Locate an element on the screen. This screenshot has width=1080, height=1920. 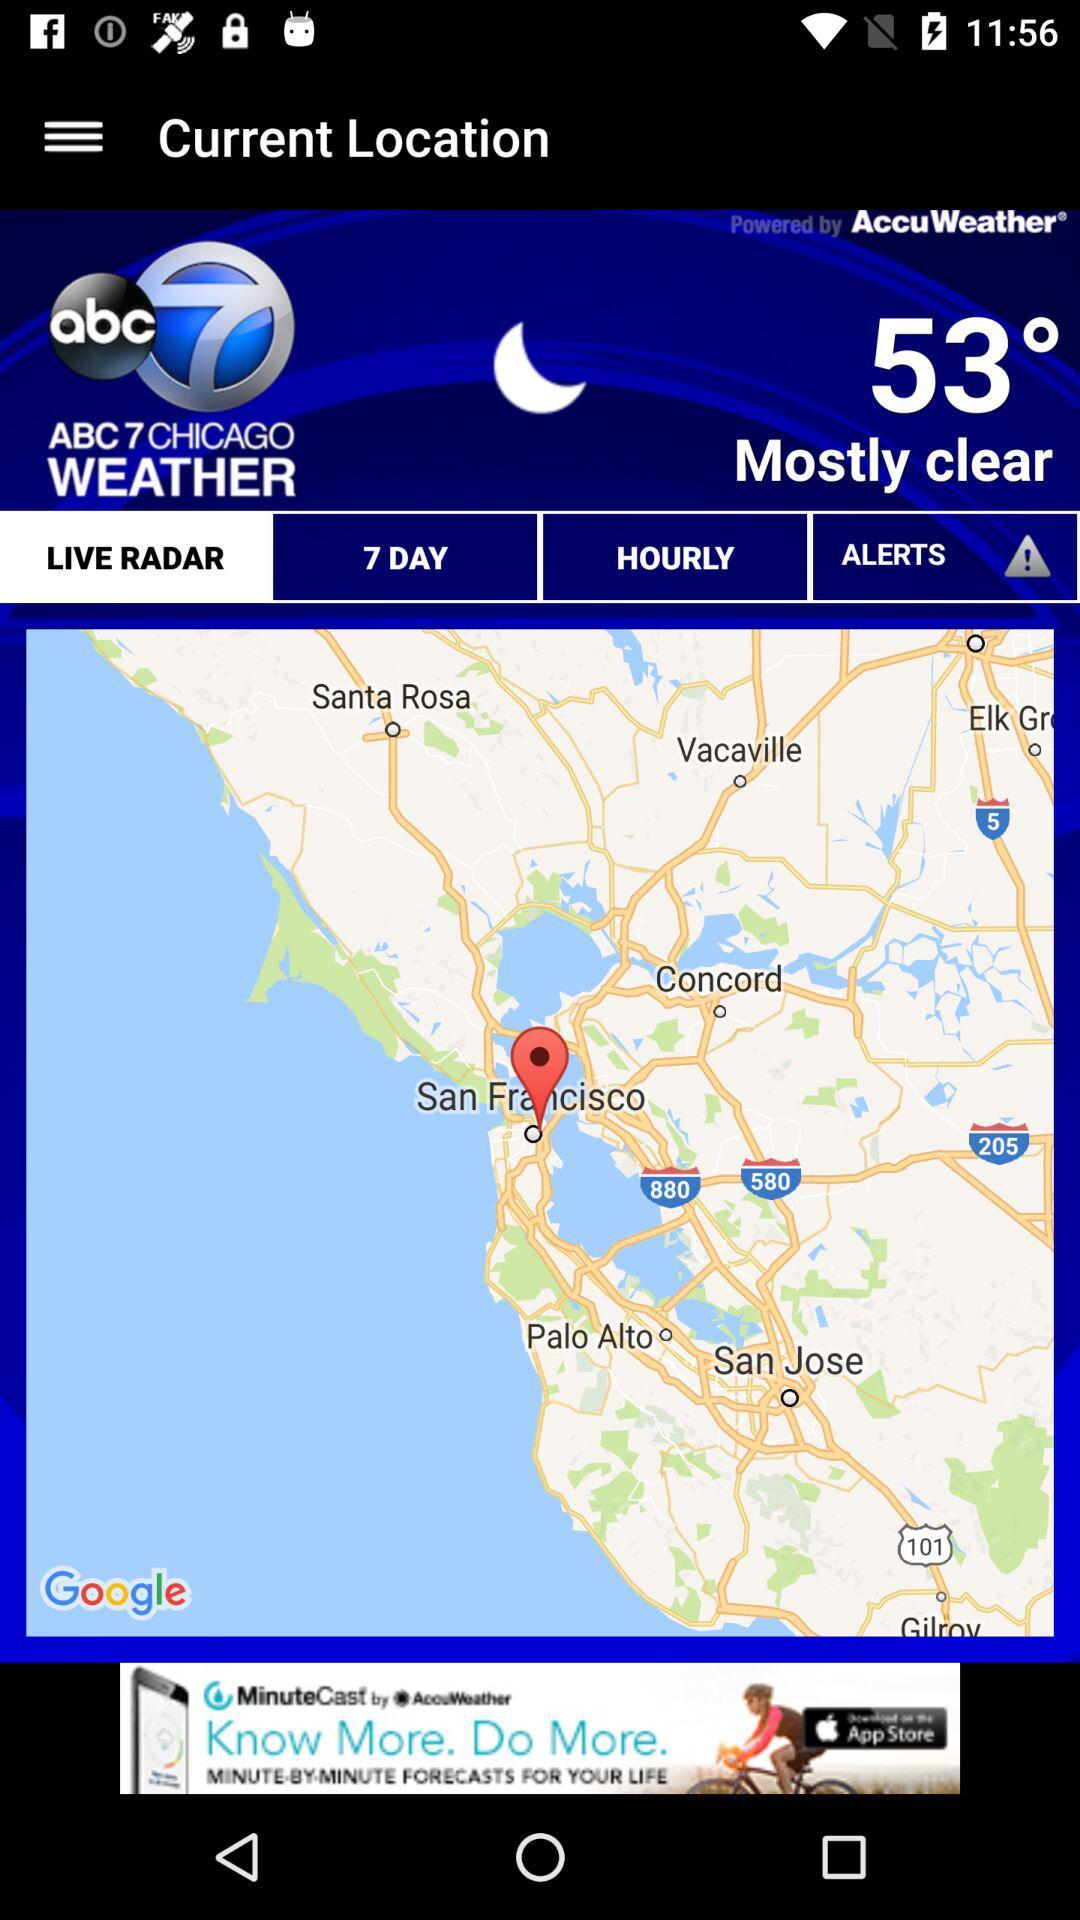
option left to hourly is located at coordinates (405, 556).